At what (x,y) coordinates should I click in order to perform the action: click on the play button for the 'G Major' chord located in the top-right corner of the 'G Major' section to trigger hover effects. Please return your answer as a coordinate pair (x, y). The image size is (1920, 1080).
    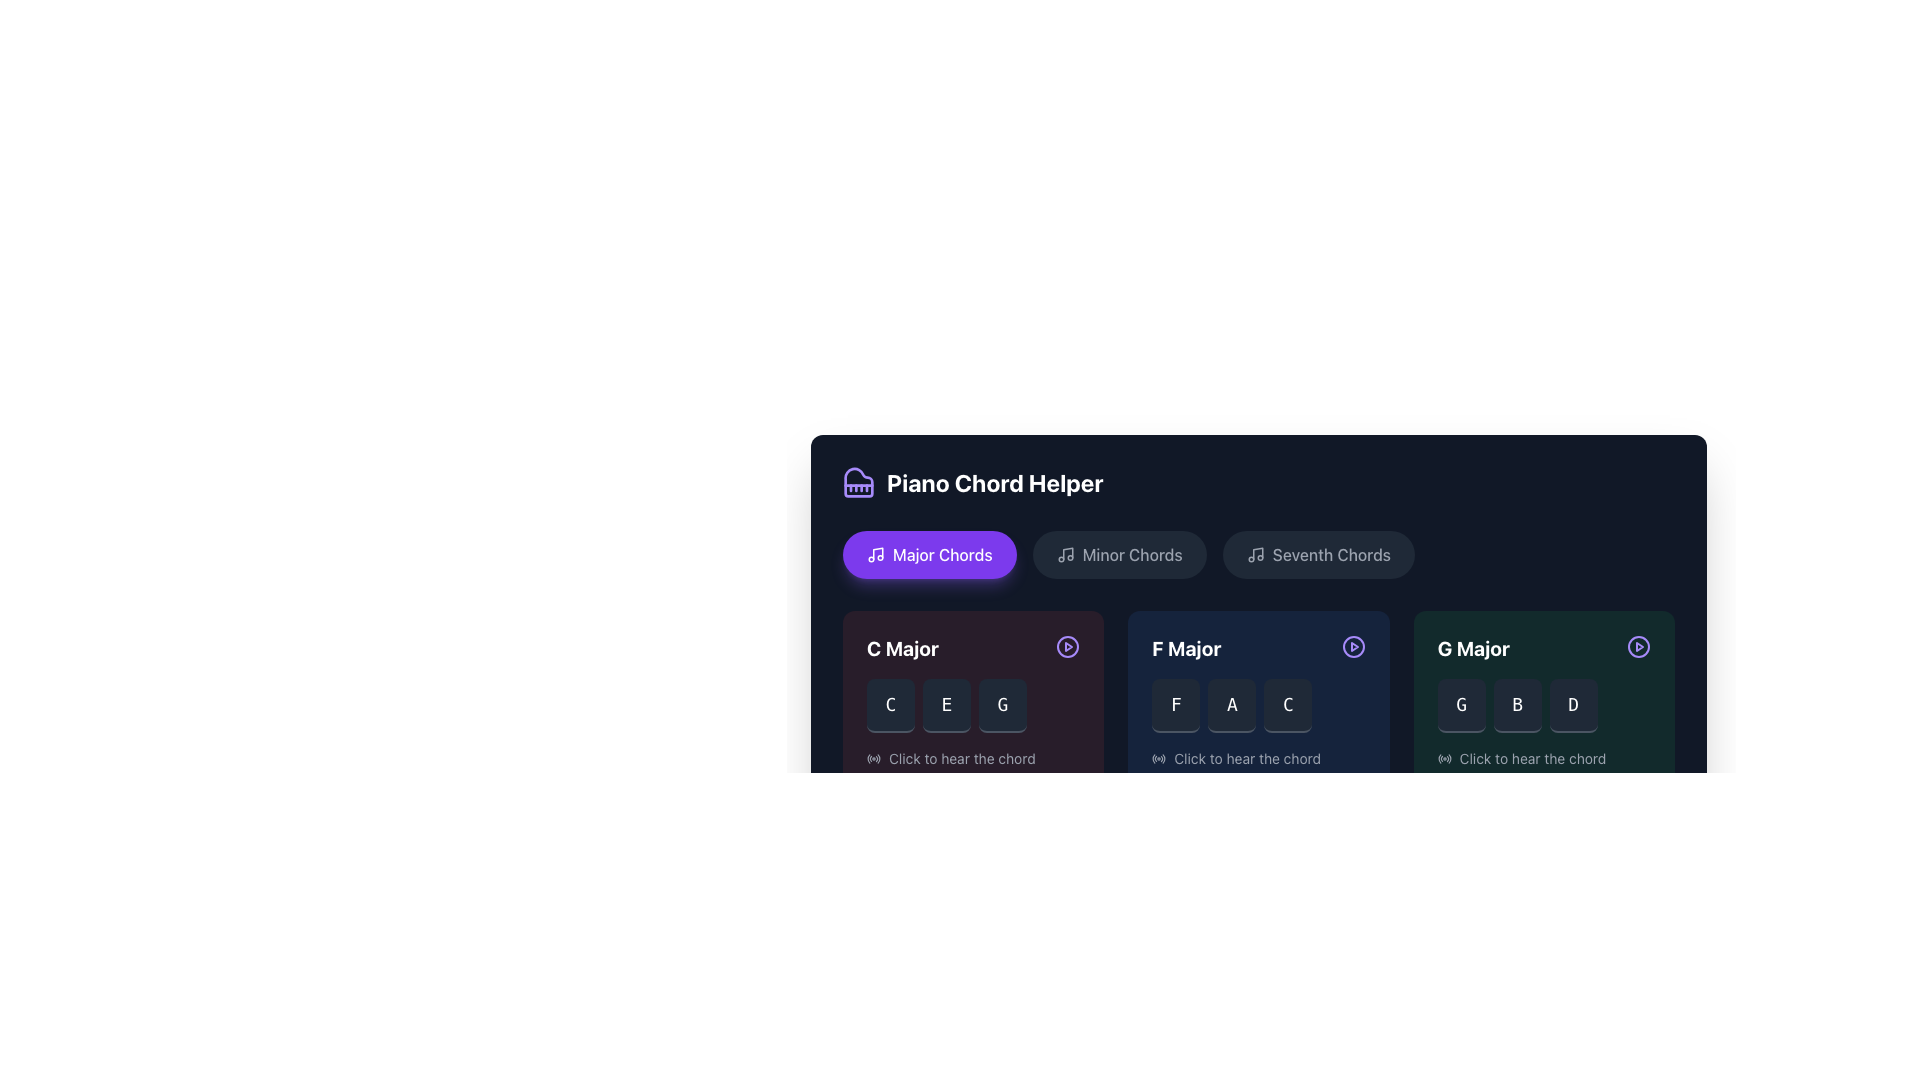
    Looking at the image, I should click on (1638, 647).